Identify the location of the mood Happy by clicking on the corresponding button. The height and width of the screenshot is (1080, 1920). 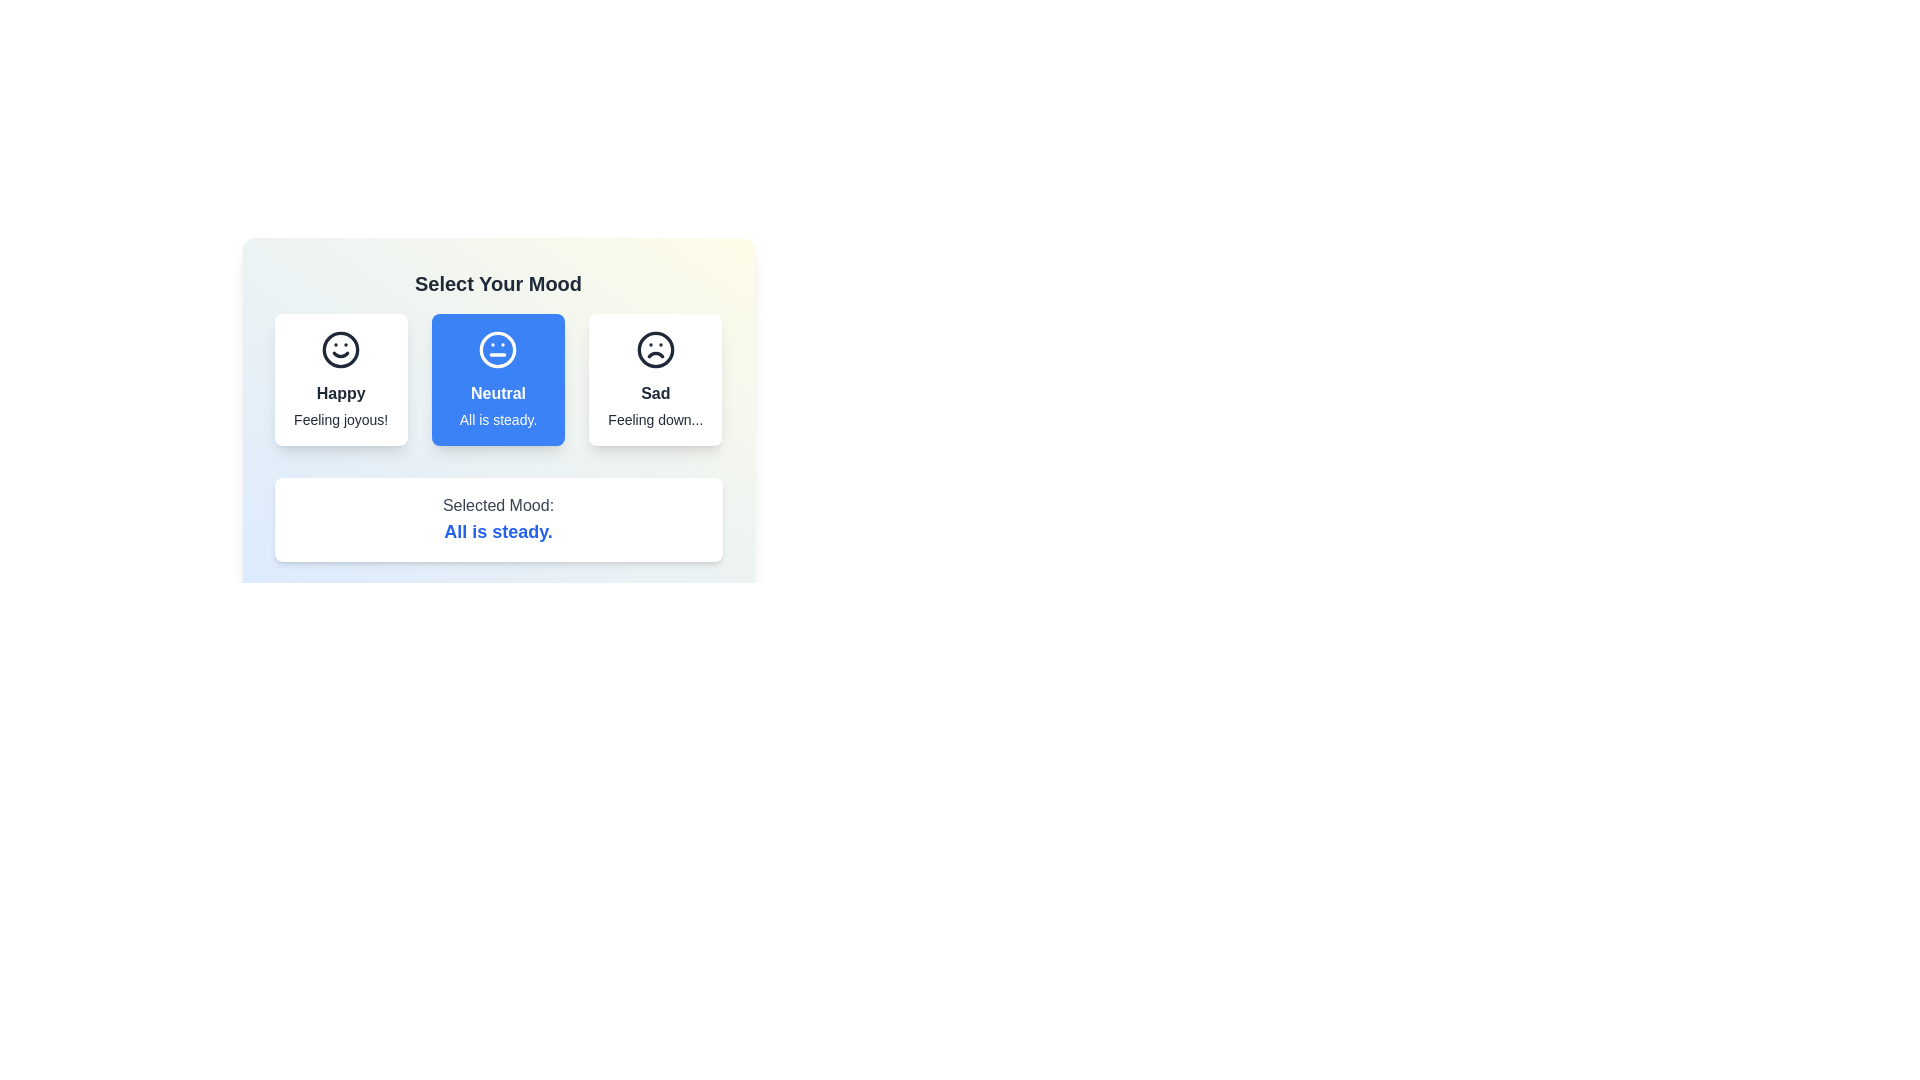
(340, 380).